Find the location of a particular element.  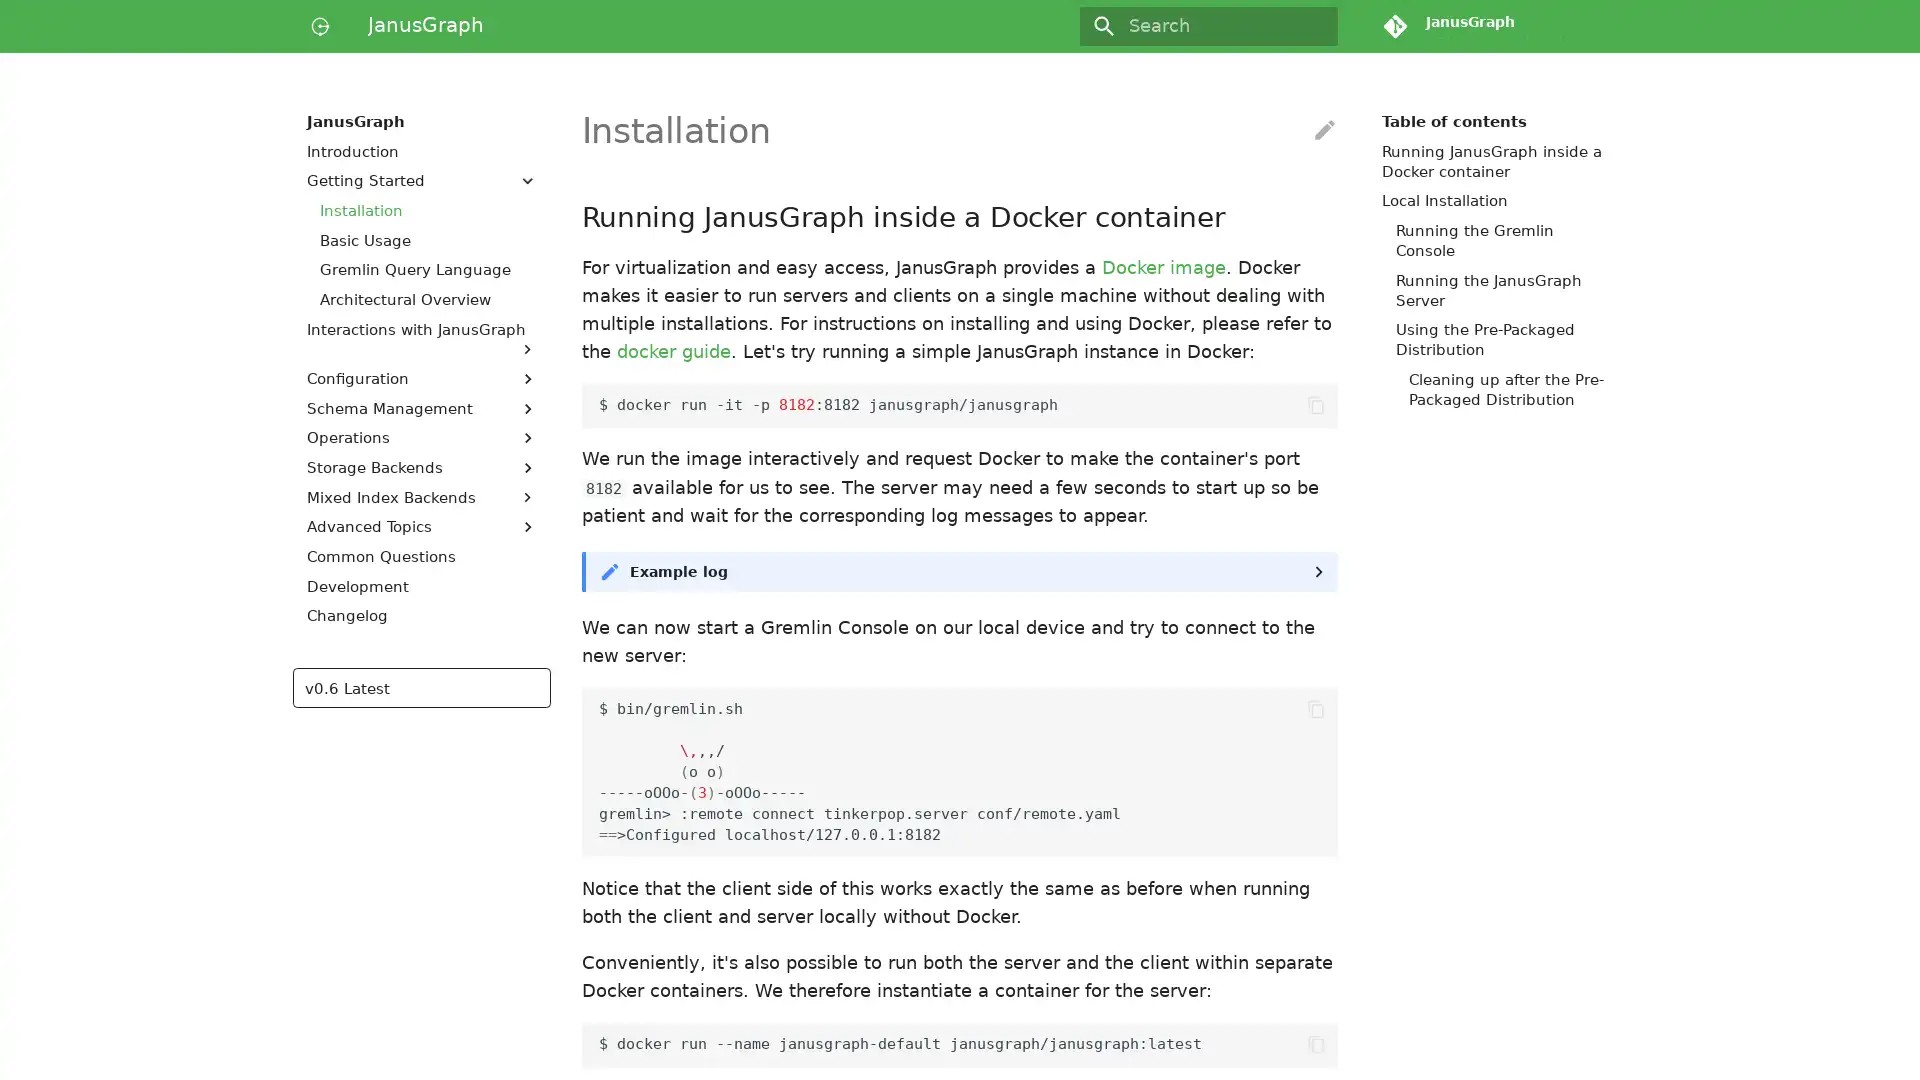

Copy to clipboard is located at coordinates (1315, 405).